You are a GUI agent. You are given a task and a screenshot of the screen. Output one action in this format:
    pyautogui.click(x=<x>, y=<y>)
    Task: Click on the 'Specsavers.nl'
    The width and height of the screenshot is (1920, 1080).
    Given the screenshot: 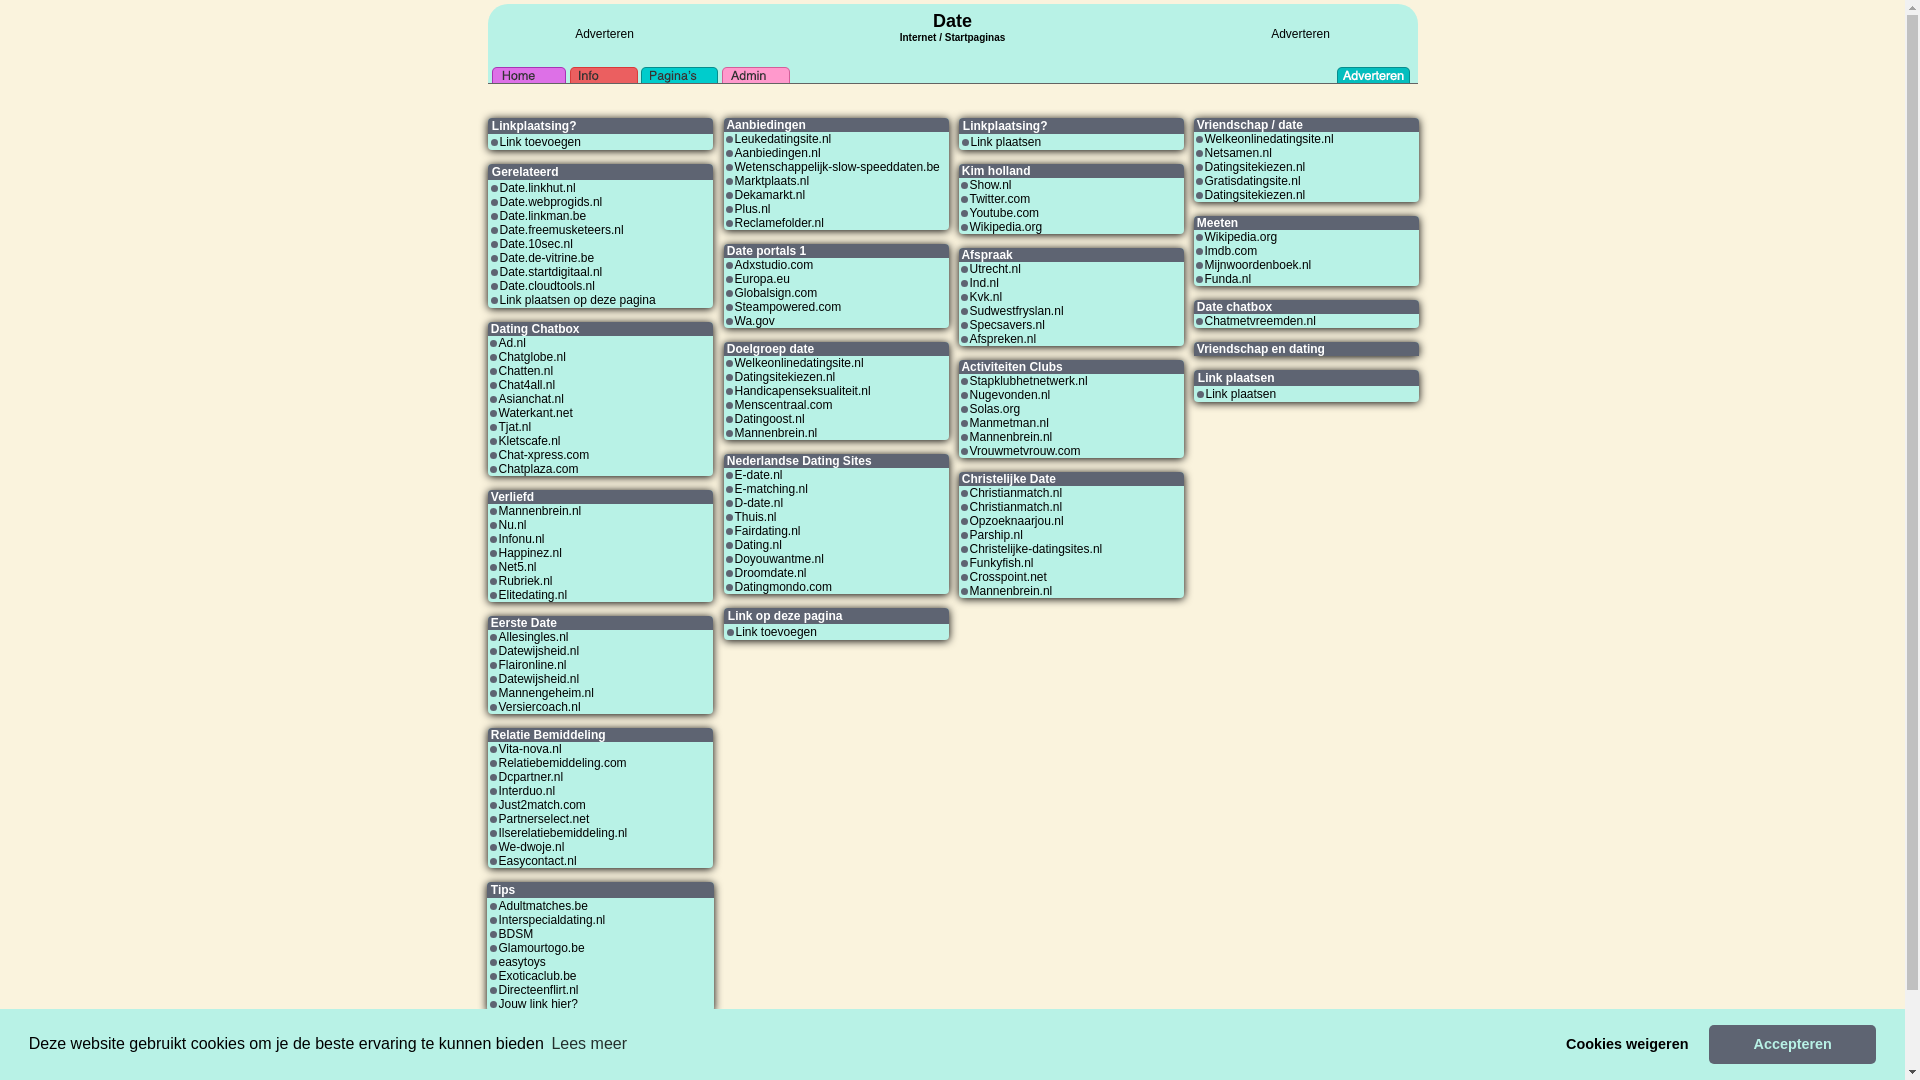 What is the action you would take?
    pyautogui.click(x=1007, y=323)
    